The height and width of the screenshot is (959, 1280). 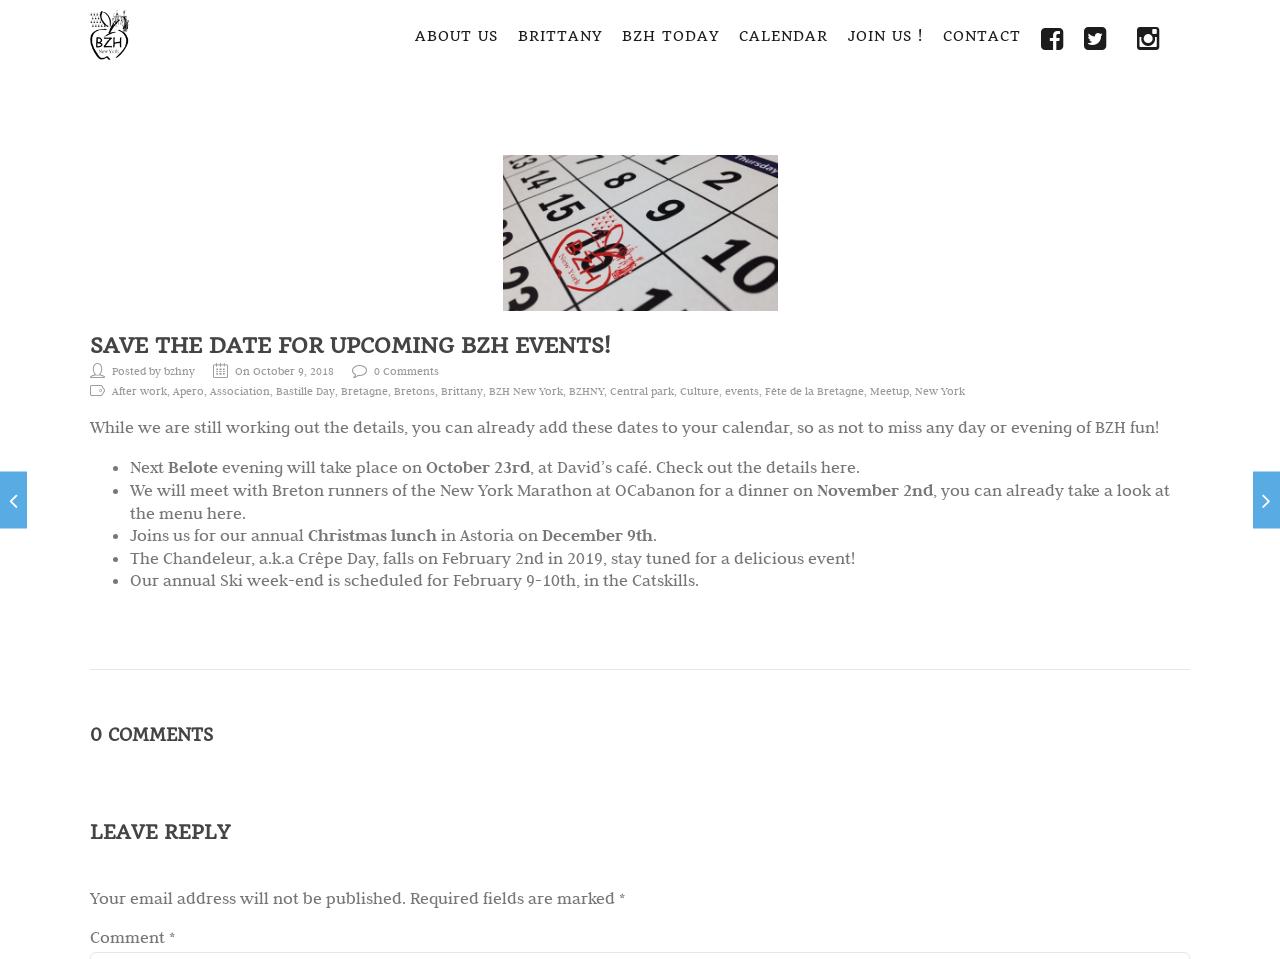 I want to click on 'About Us', so click(x=455, y=34).